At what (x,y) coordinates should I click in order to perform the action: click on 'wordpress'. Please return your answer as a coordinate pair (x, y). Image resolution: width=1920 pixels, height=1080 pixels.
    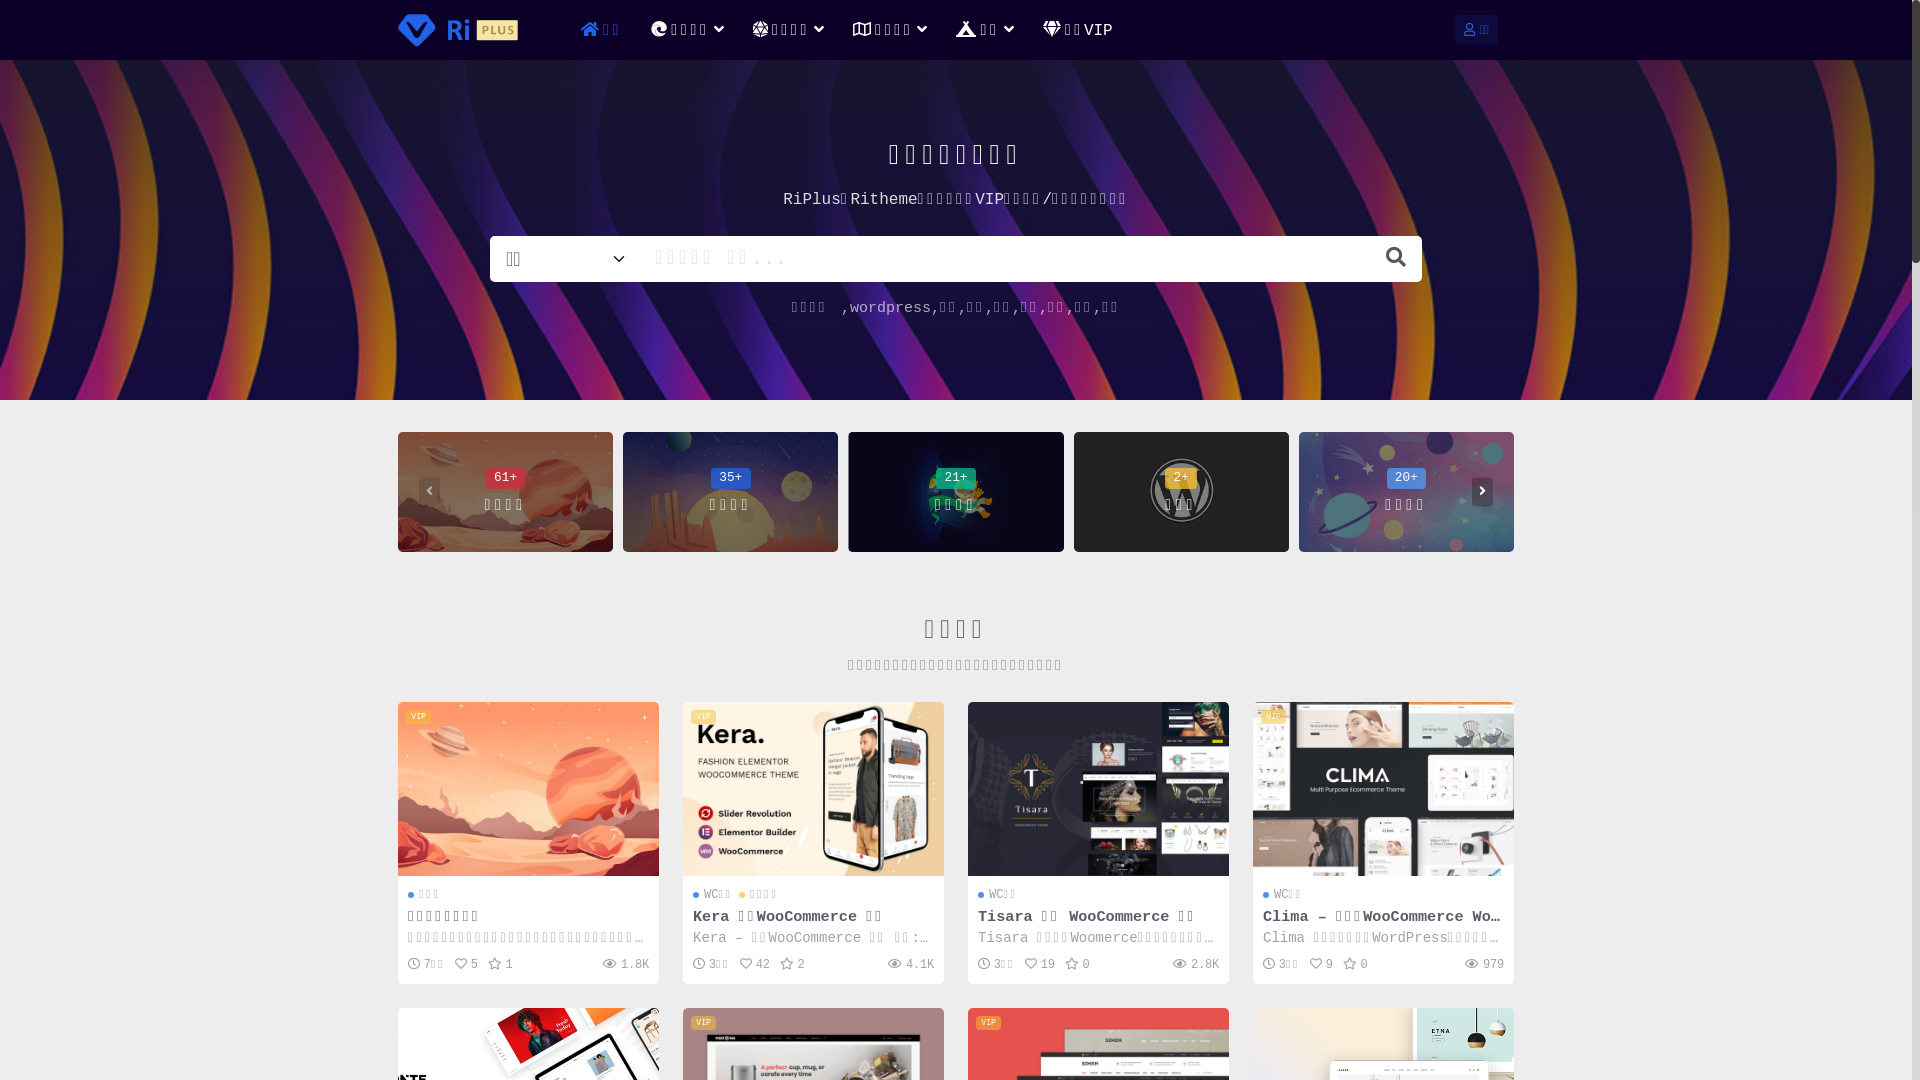
    Looking at the image, I should click on (889, 308).